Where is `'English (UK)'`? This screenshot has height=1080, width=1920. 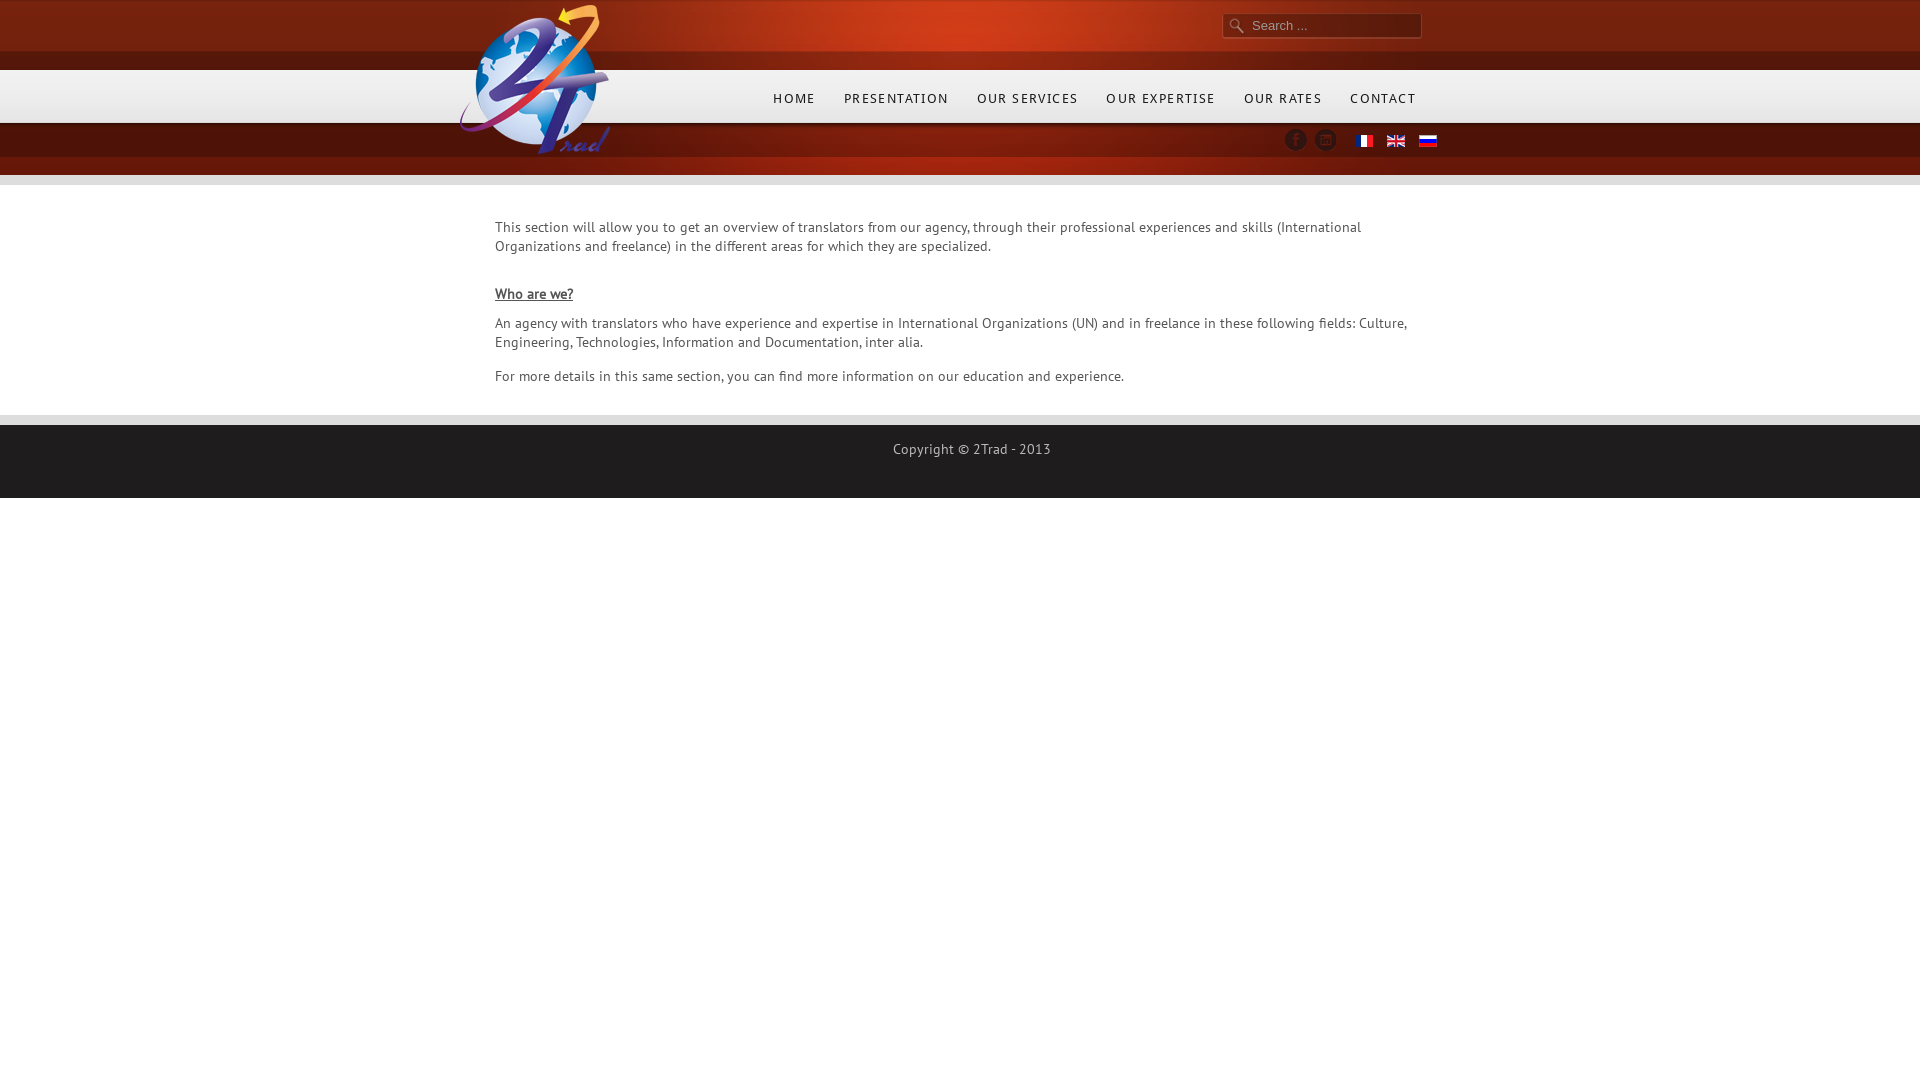
'English (UK)' is located at coordinates (1386, 138).